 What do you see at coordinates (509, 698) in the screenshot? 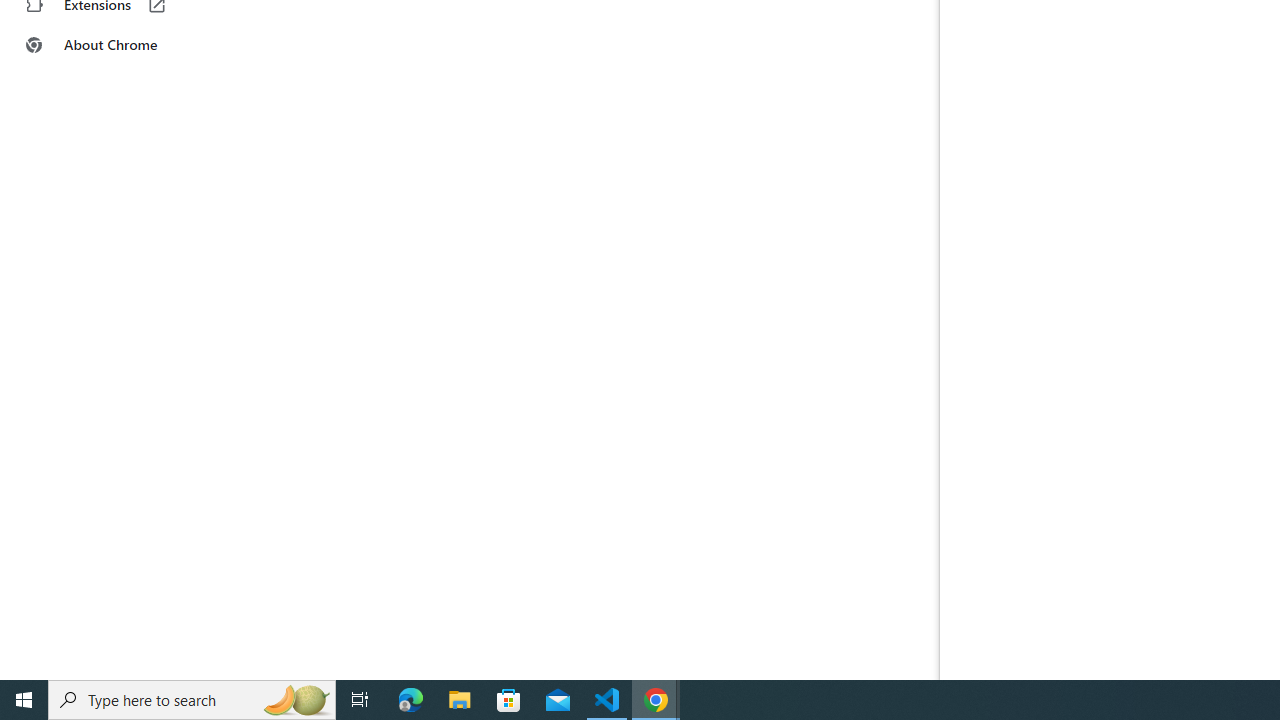
I see `'Microsoft Store'` at bounding box center [509, 698].